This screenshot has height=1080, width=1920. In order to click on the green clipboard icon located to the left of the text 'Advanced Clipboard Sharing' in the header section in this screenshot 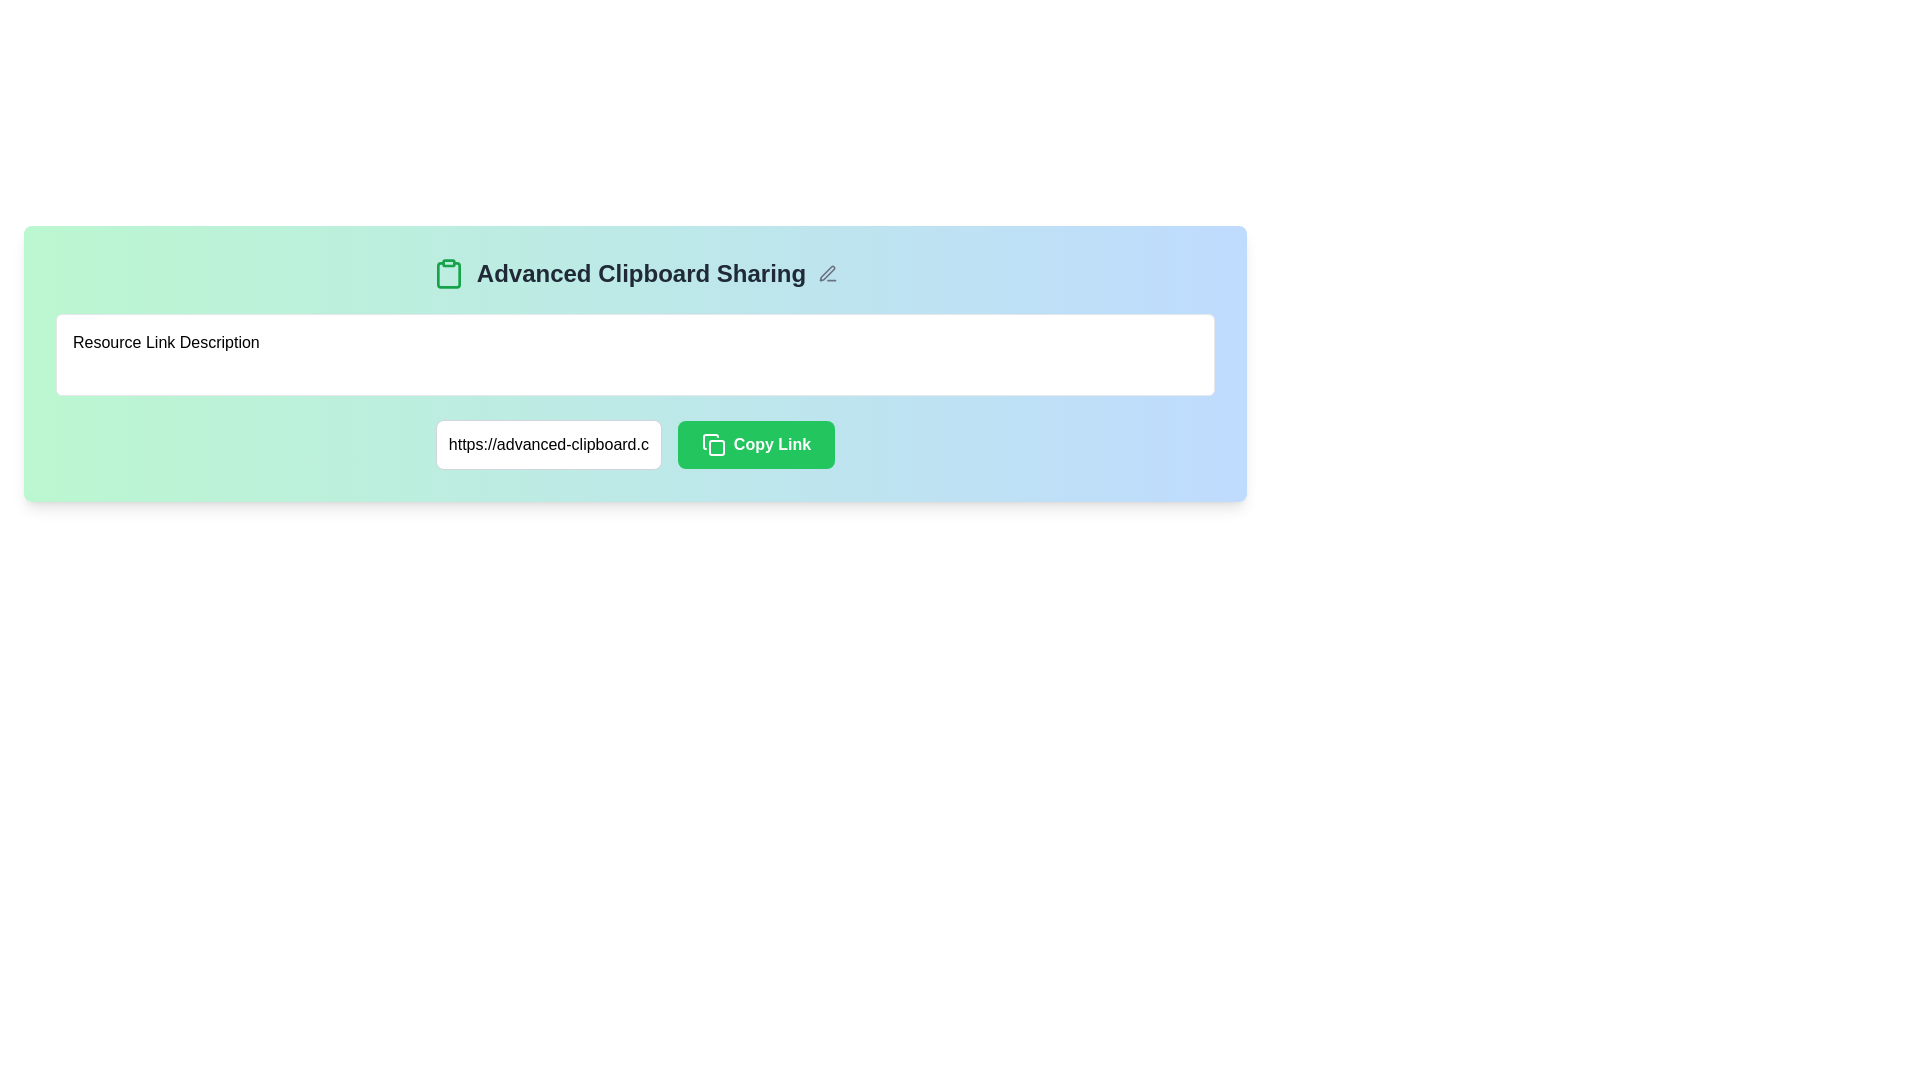, I will do `click(447, 273)`.